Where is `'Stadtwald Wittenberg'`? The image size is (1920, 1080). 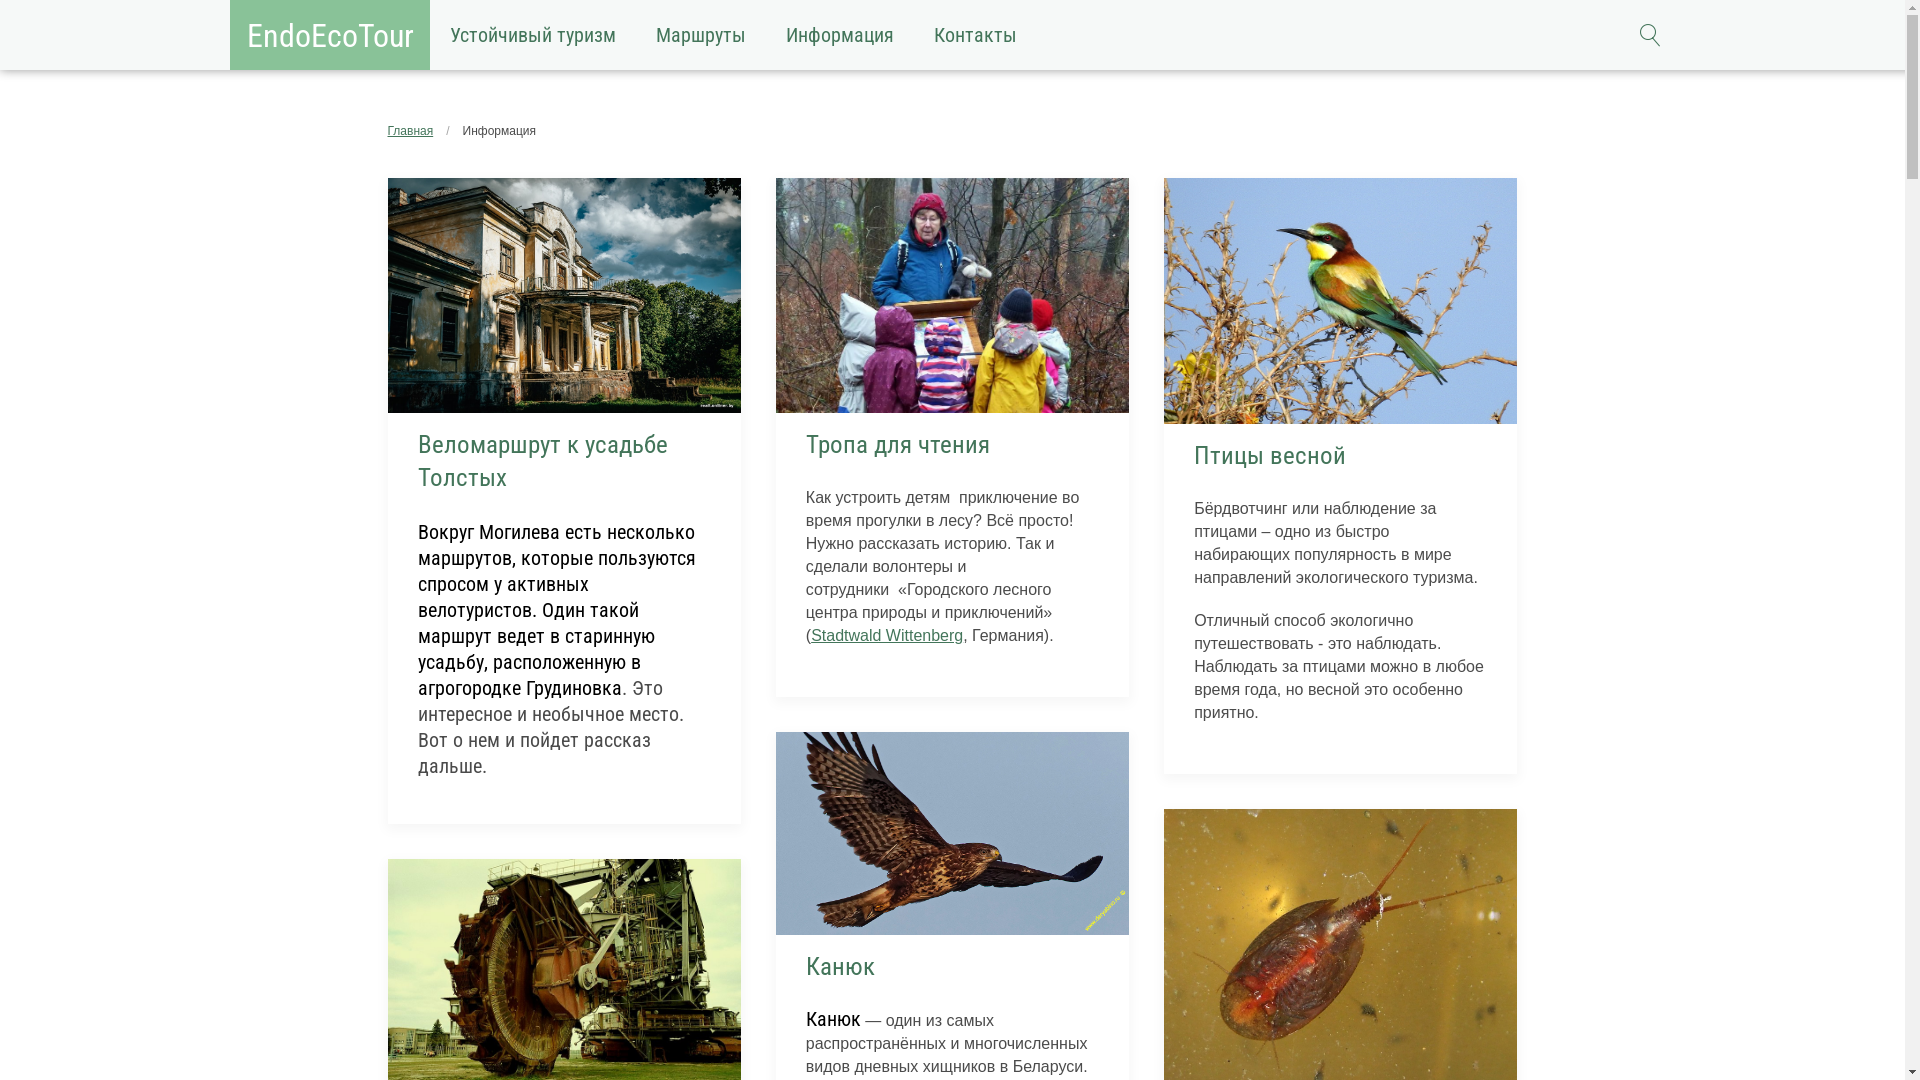
'Stadtwald Wittenberg' is located at coordinates (886, 635).